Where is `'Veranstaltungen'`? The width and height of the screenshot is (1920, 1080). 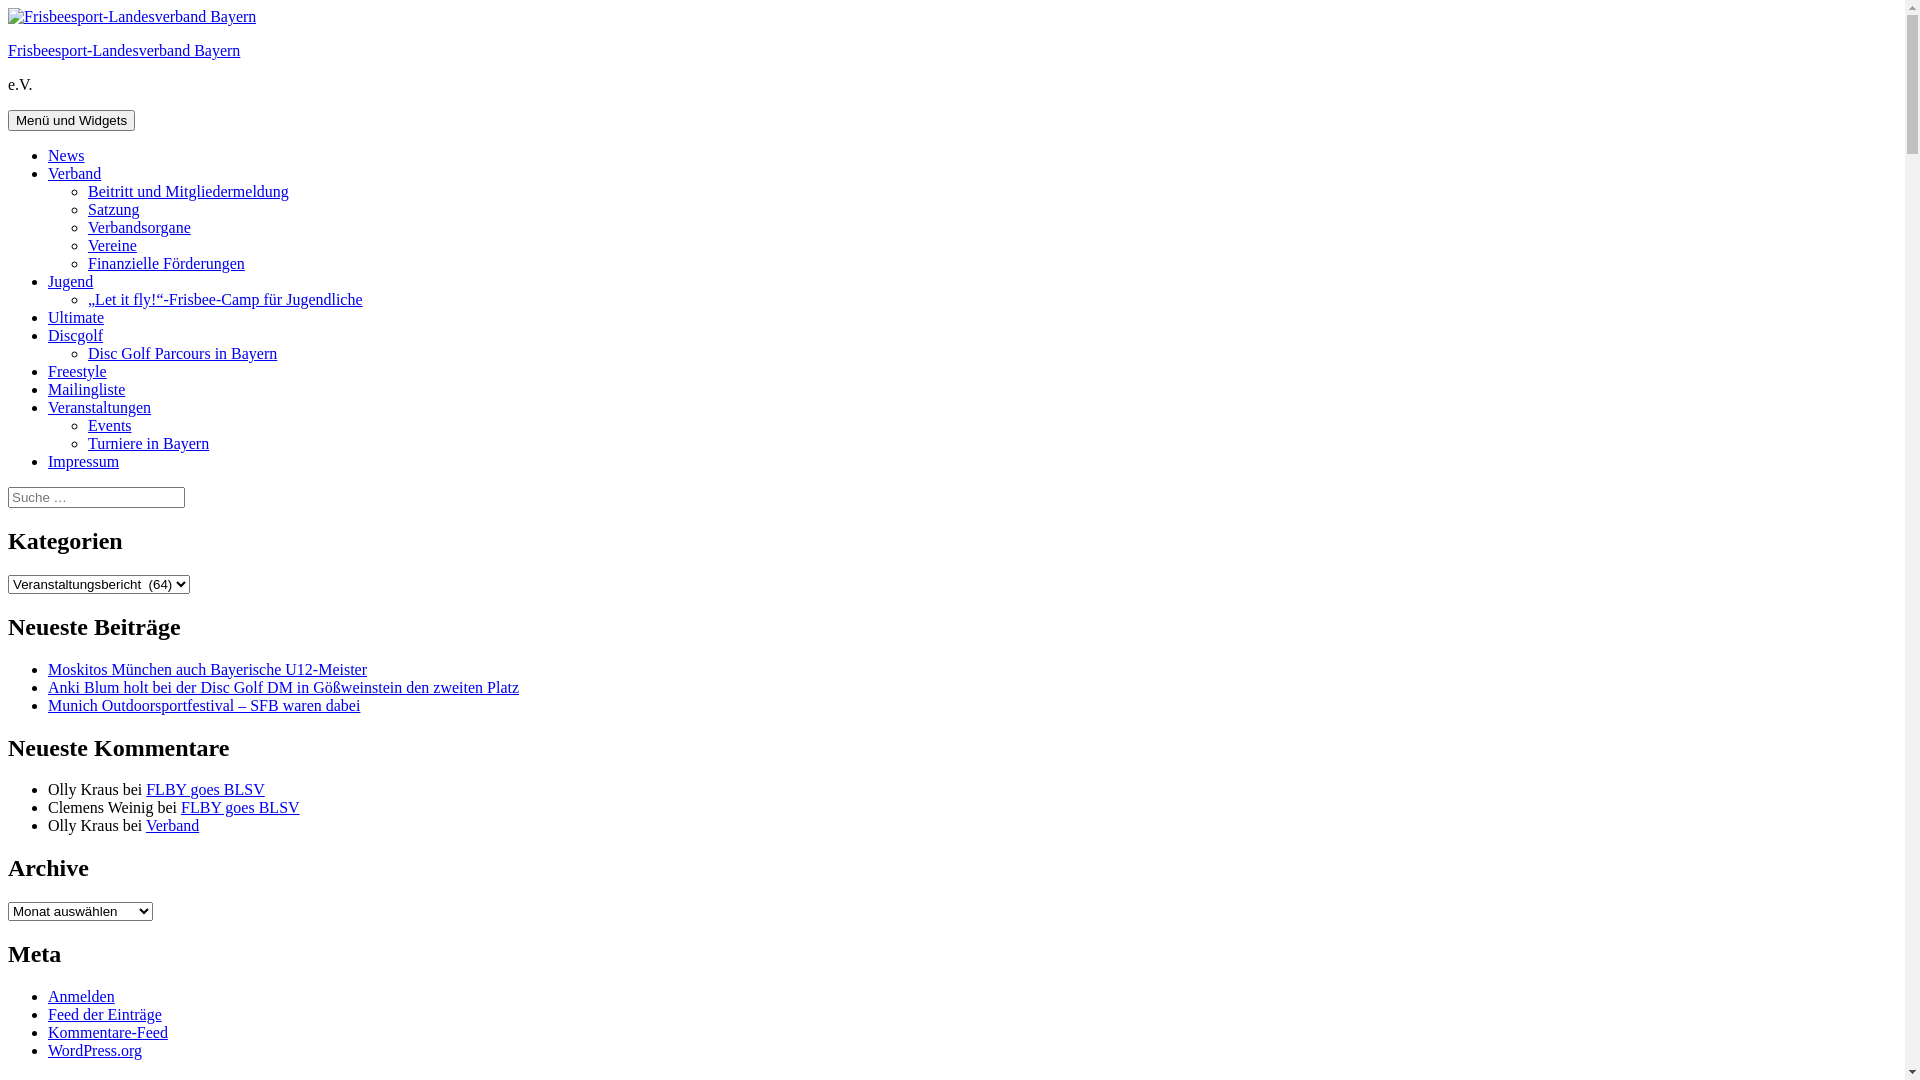 'Veranstaltungen' is located at coordinates (98, 406).